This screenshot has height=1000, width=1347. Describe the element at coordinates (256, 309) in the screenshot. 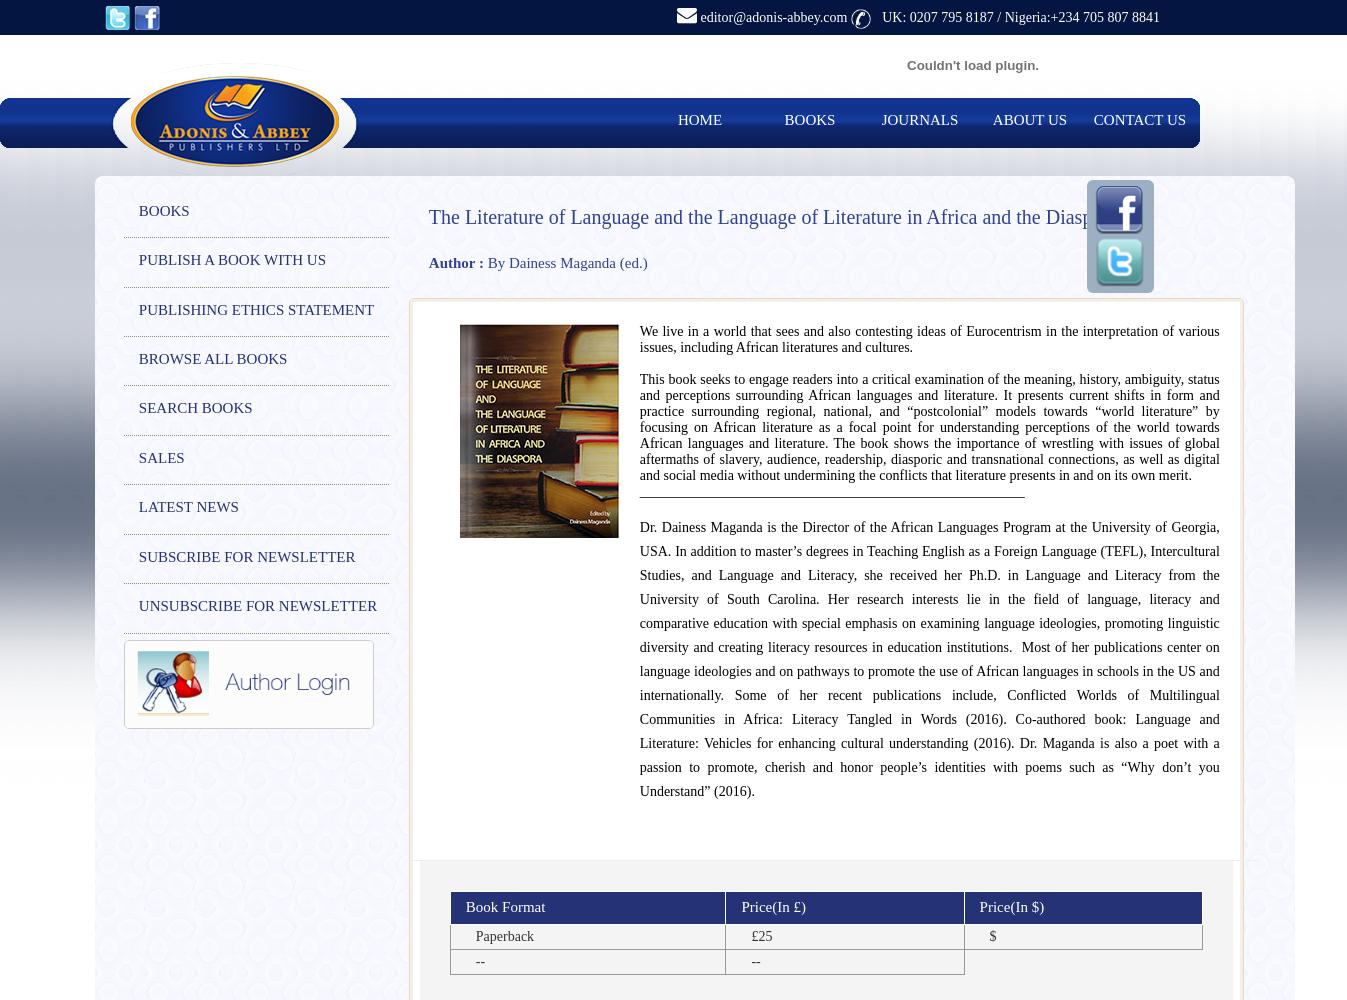

I see `'PUBLISHING ETHICS STATEMENT'` at that location.